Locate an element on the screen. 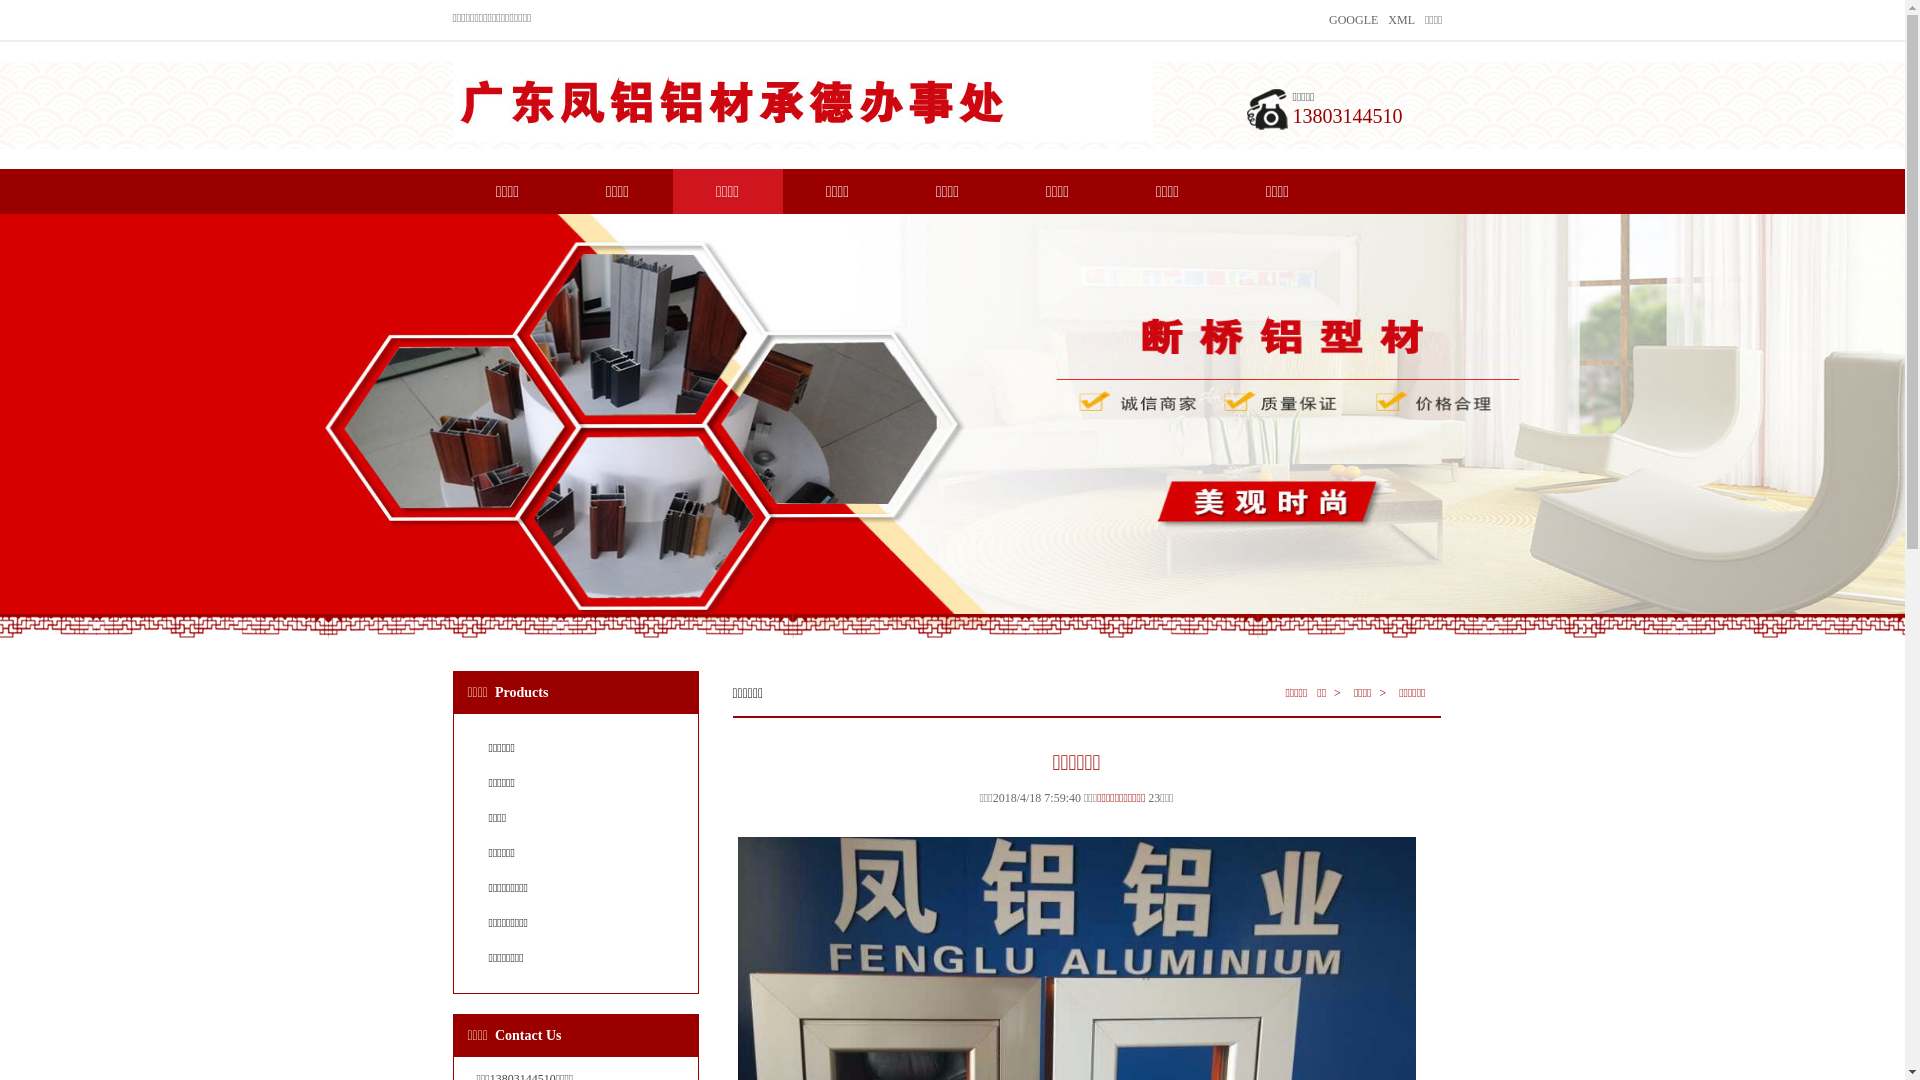 The image size is (1920, 1080). 'XML' is located at coordinates (1400, 19).